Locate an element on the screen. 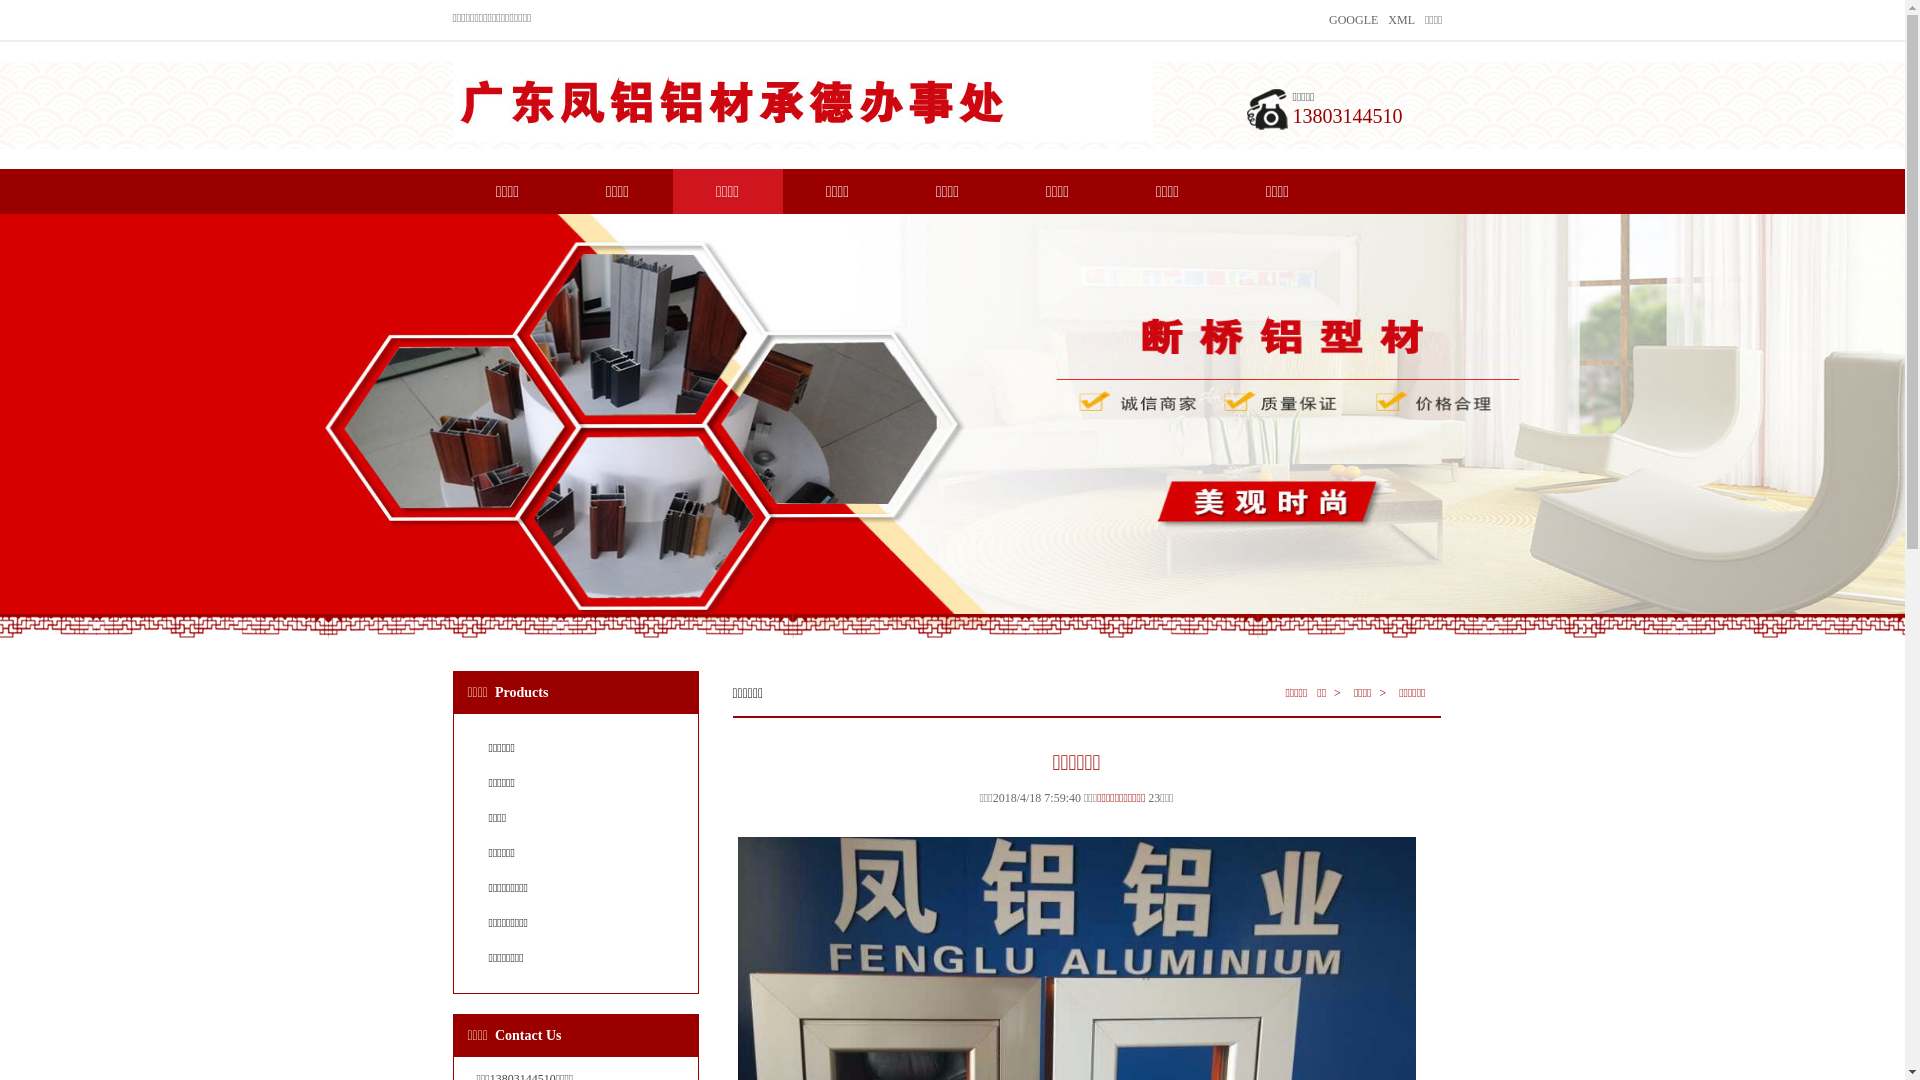 The image size is (1920, 1080). 'XML' is located at coordinates (1400, 19).